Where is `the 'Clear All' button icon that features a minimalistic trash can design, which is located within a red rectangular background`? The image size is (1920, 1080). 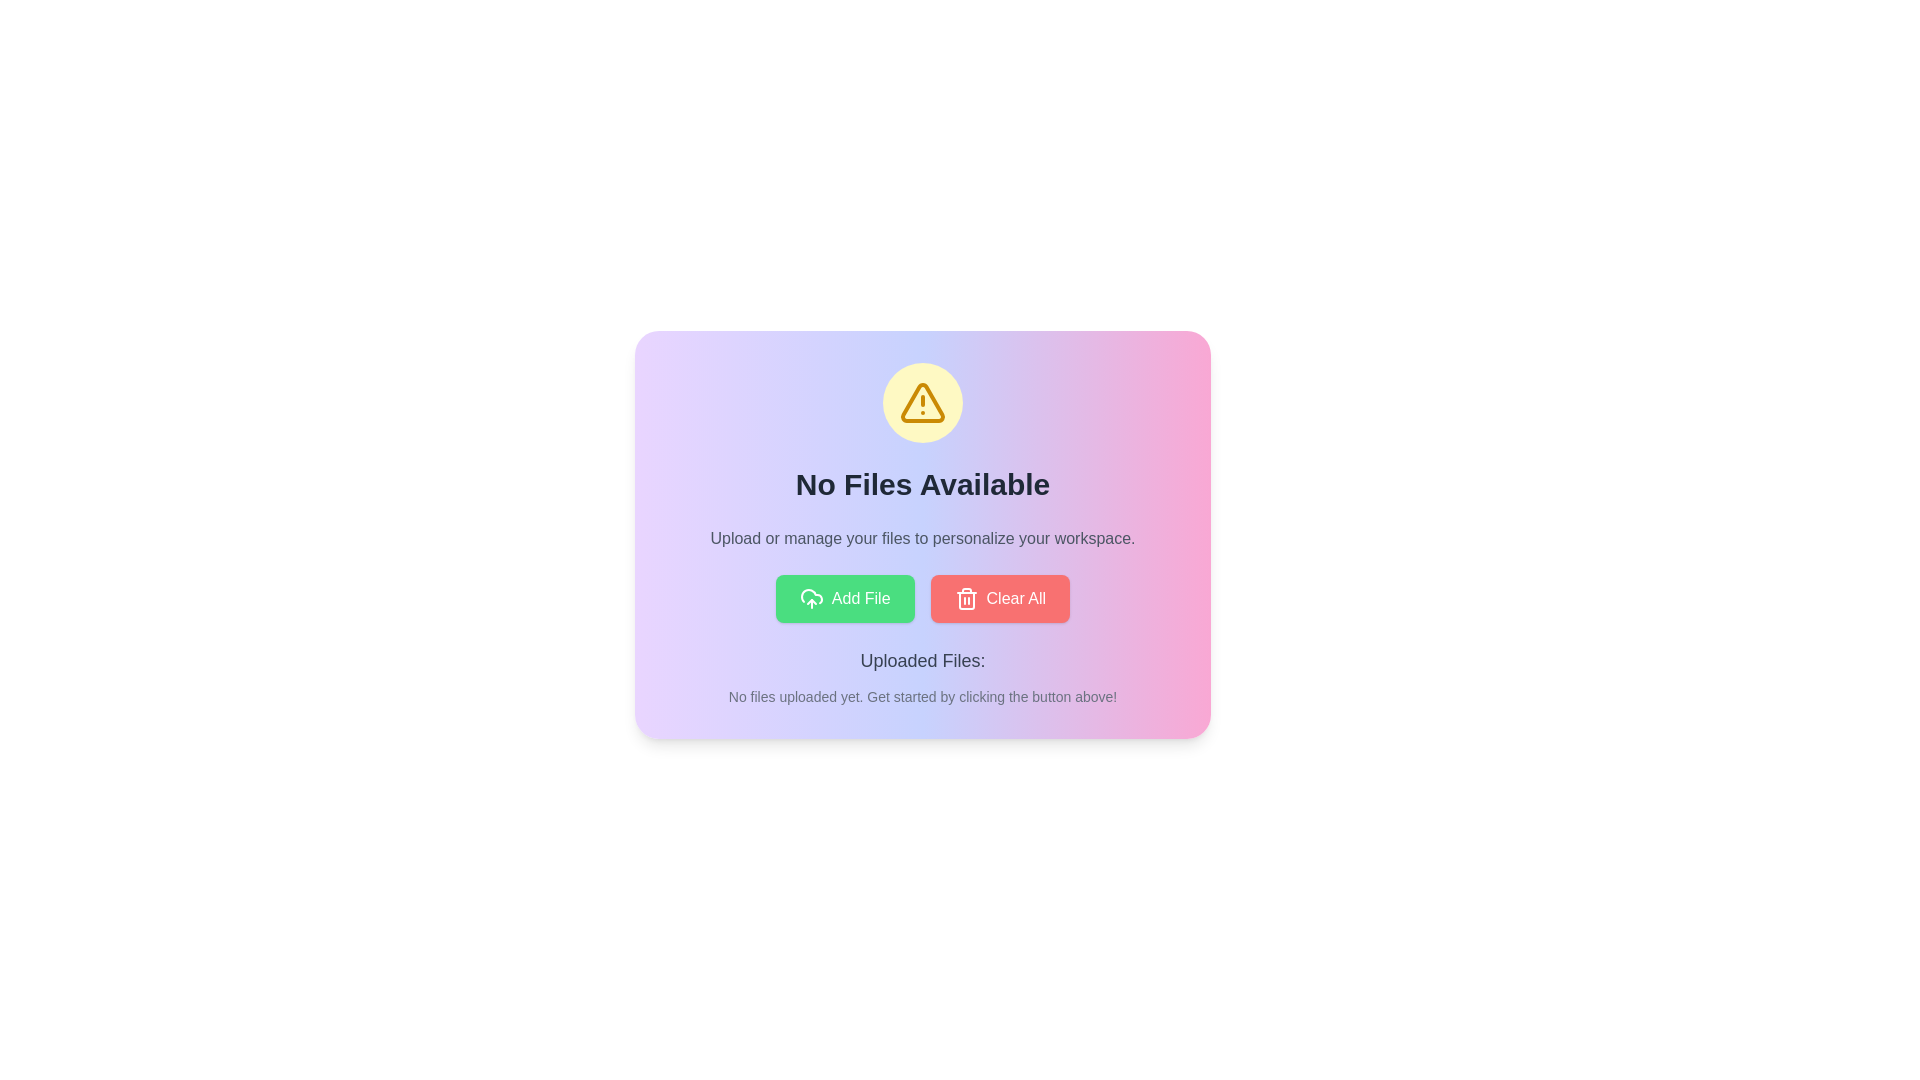 the 'Clear All' button icon that features a minimalistic trash can design, which is located within a red rectangular background is located at coordinates (966, 600).